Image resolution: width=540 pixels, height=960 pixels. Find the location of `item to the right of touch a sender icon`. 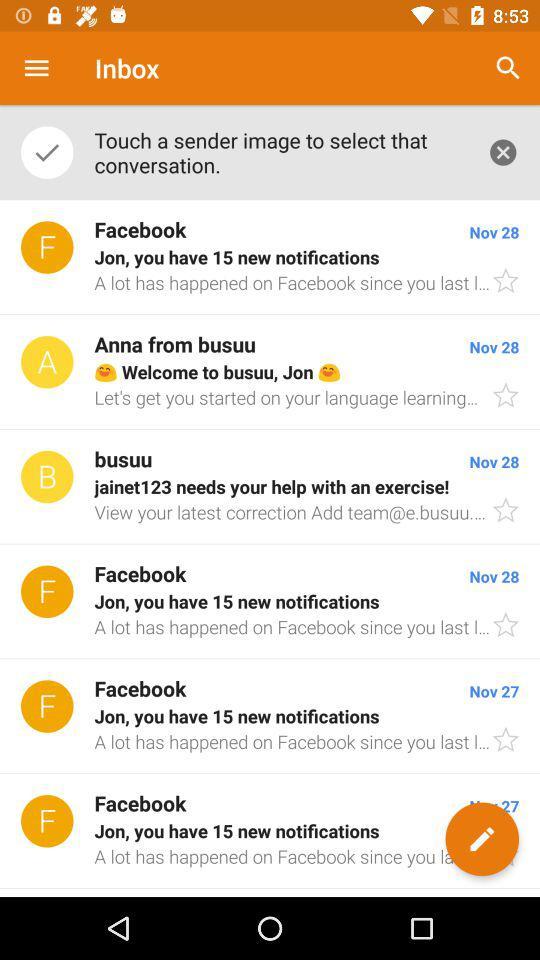

item to the right of touch a sender icon is located at coordinates (508, 68).